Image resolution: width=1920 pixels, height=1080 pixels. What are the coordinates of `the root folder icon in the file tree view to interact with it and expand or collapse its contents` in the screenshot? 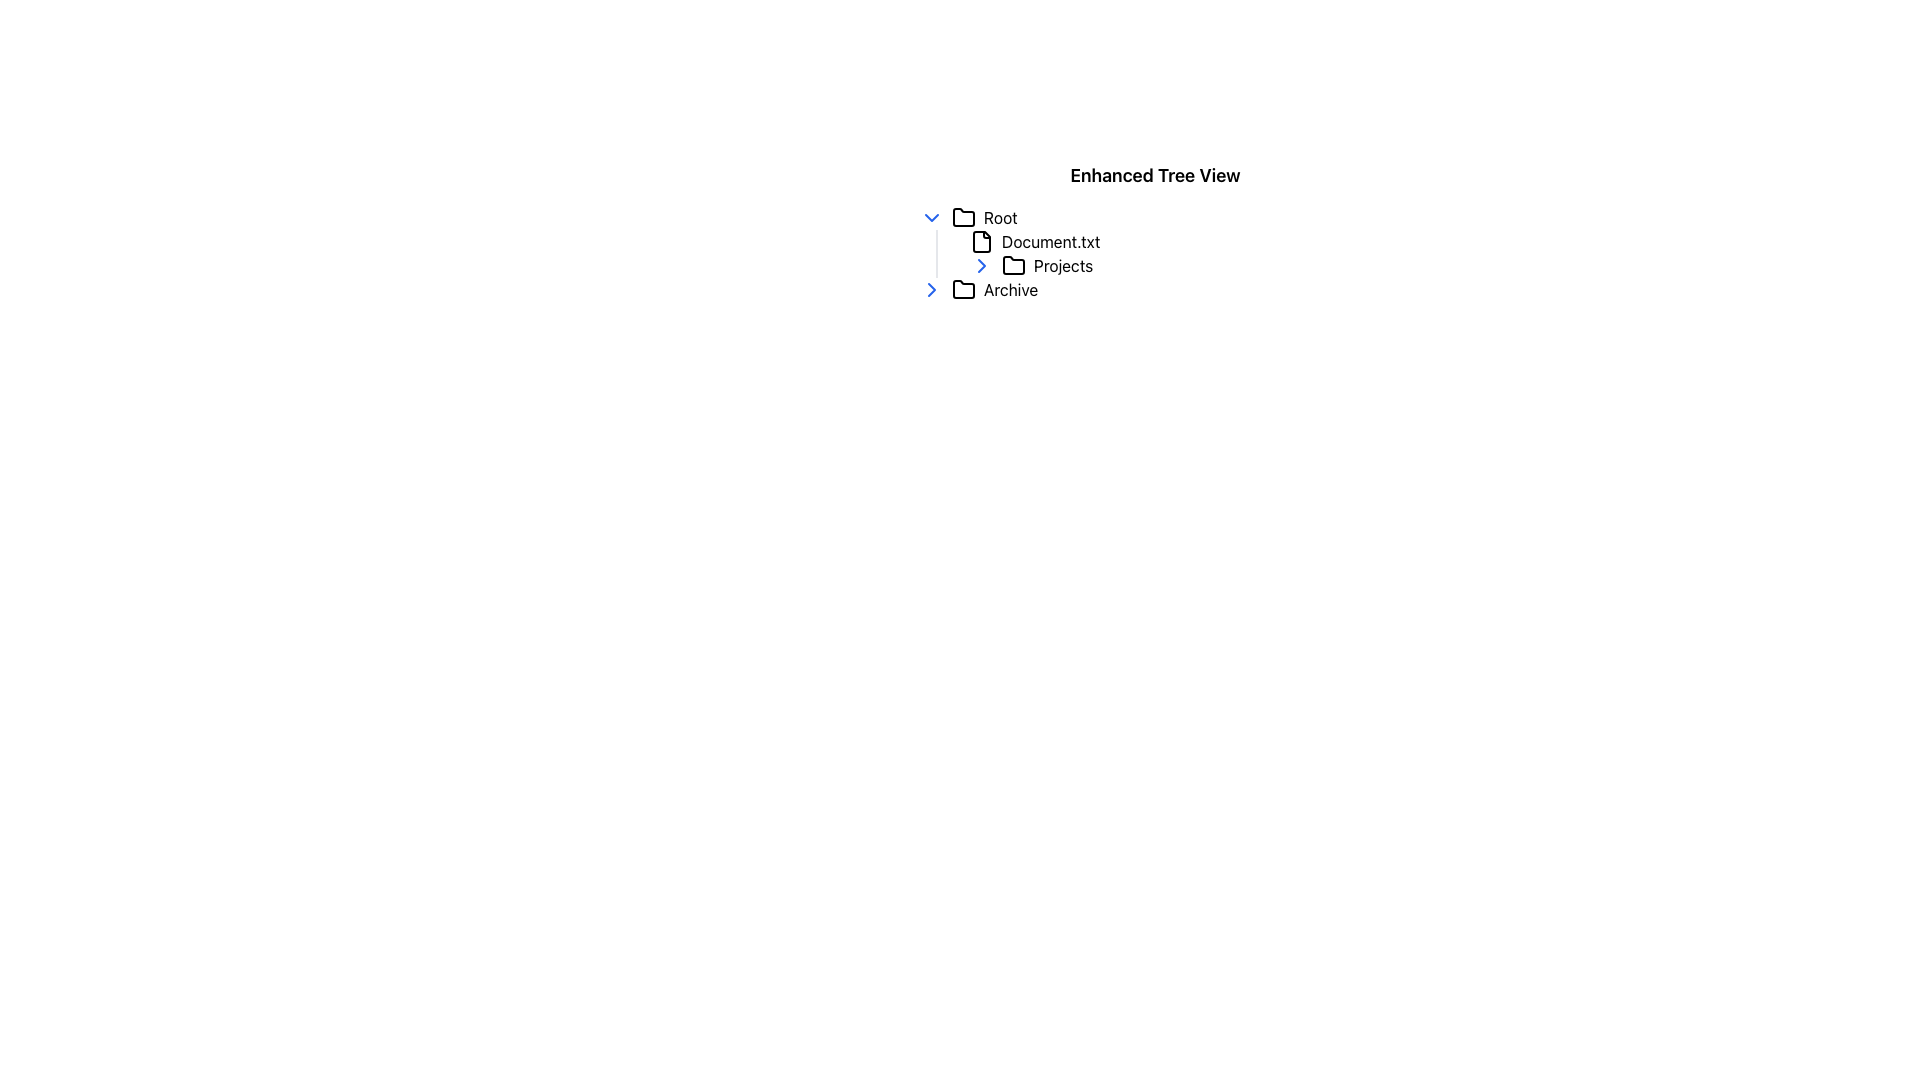 It's located at (964, 217).